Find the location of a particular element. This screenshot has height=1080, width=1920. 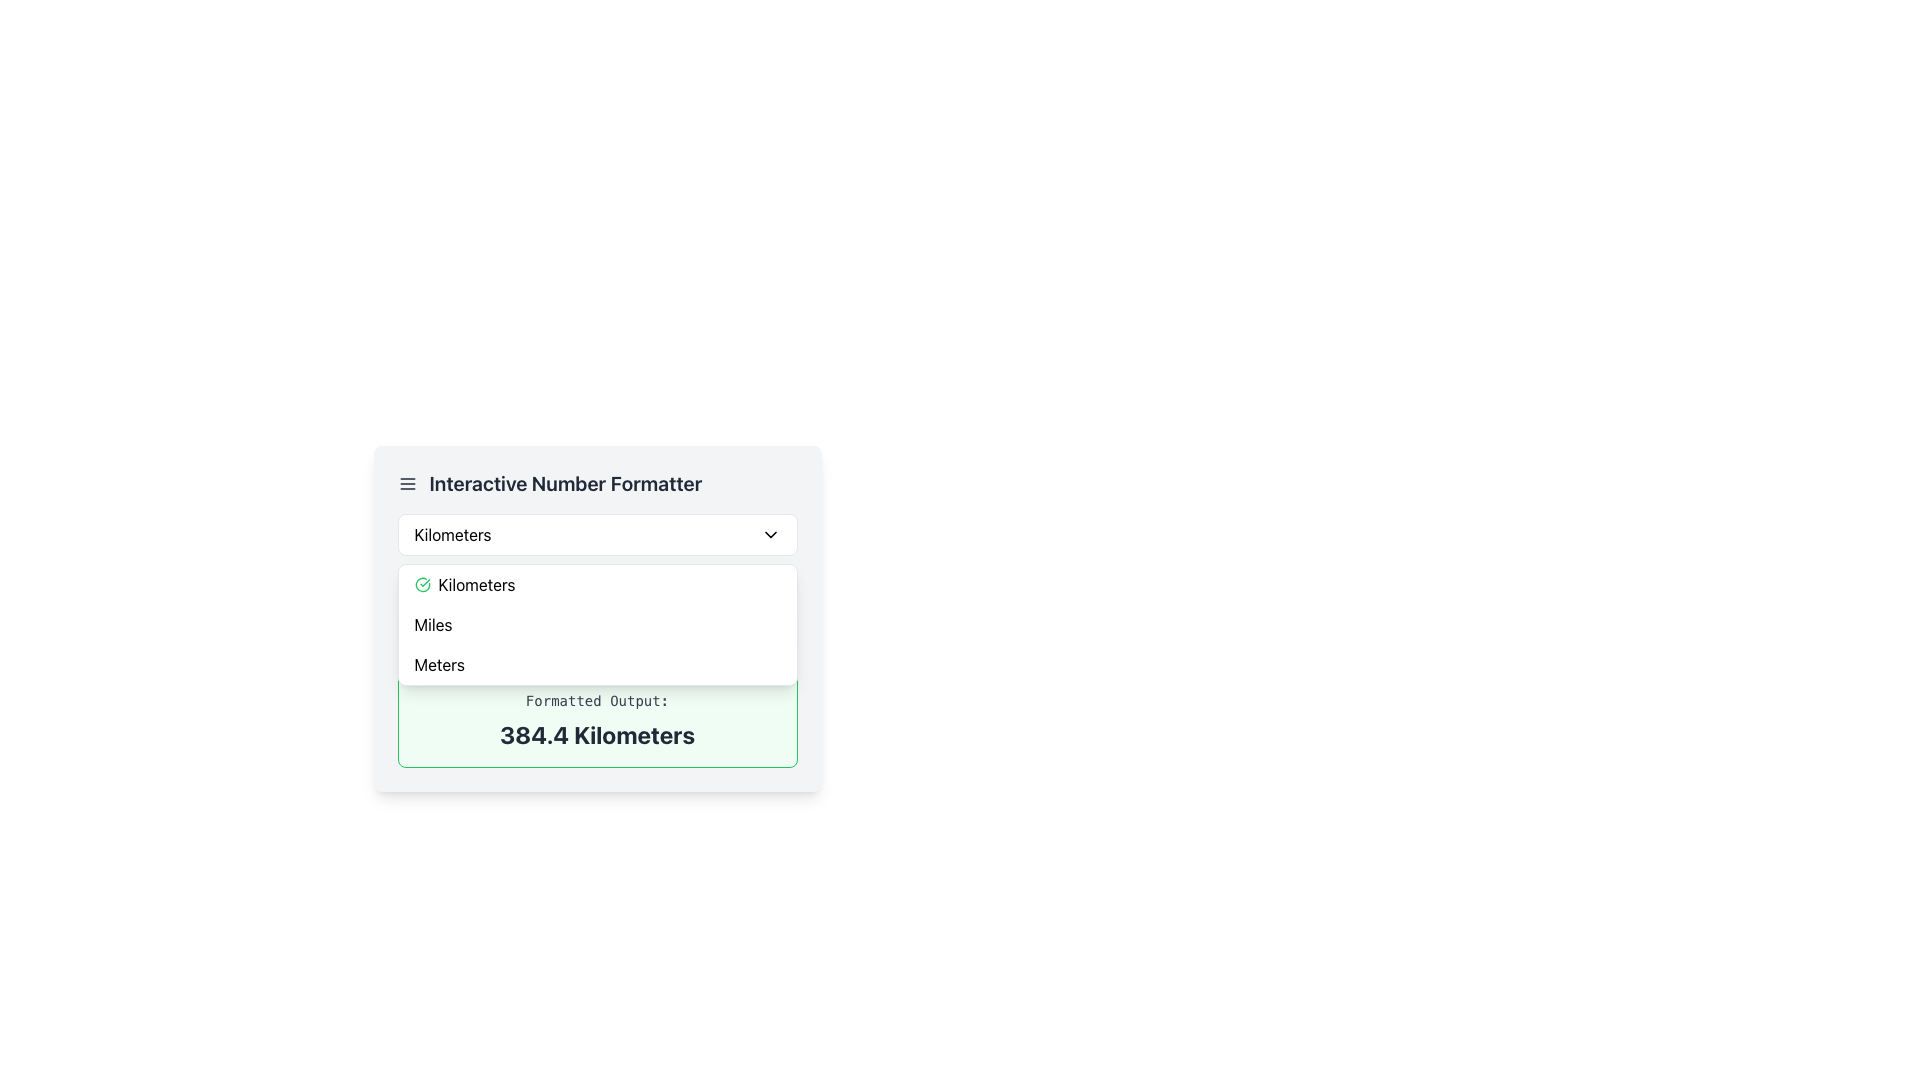

the dropdown indicator icon located to the far right of the text 'Kilometers' is located at coordinates (769, 534).